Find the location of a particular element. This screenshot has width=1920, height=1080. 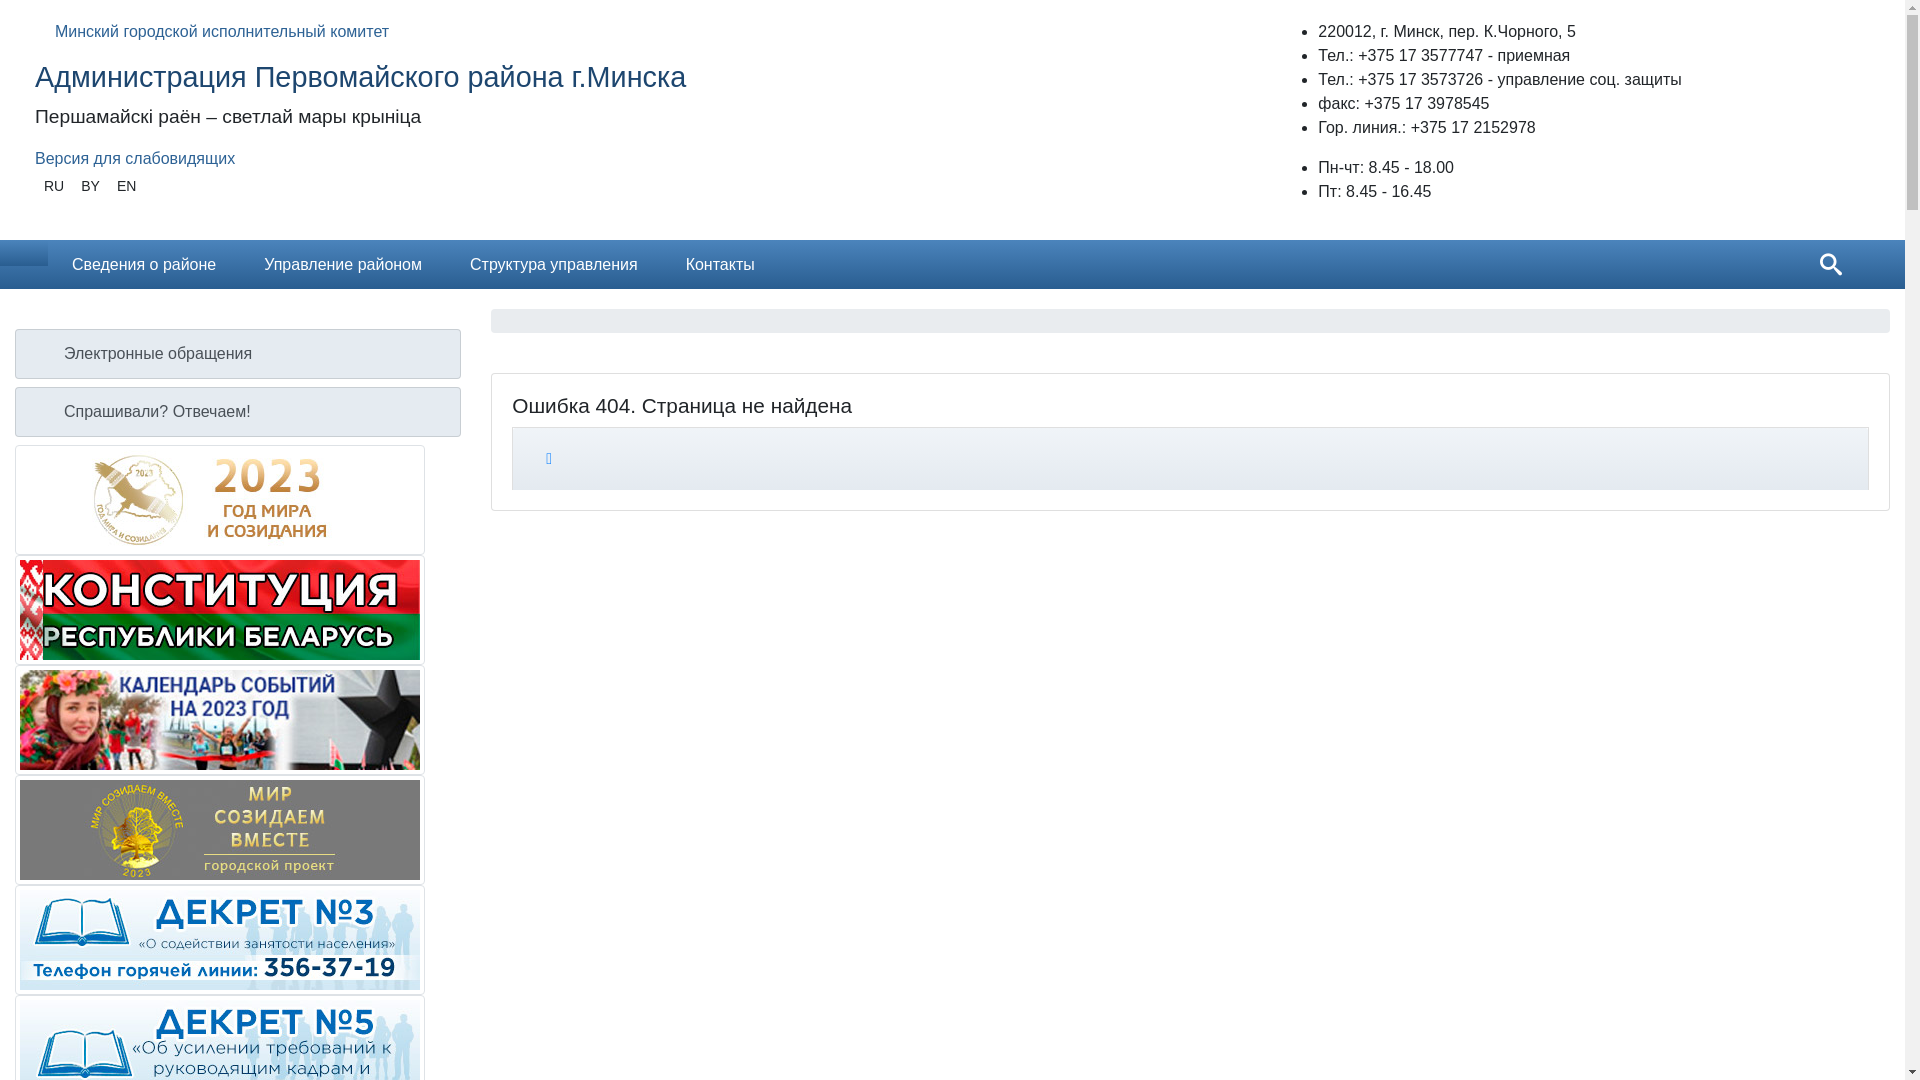

'EN' is located at coordinates (107, 186).